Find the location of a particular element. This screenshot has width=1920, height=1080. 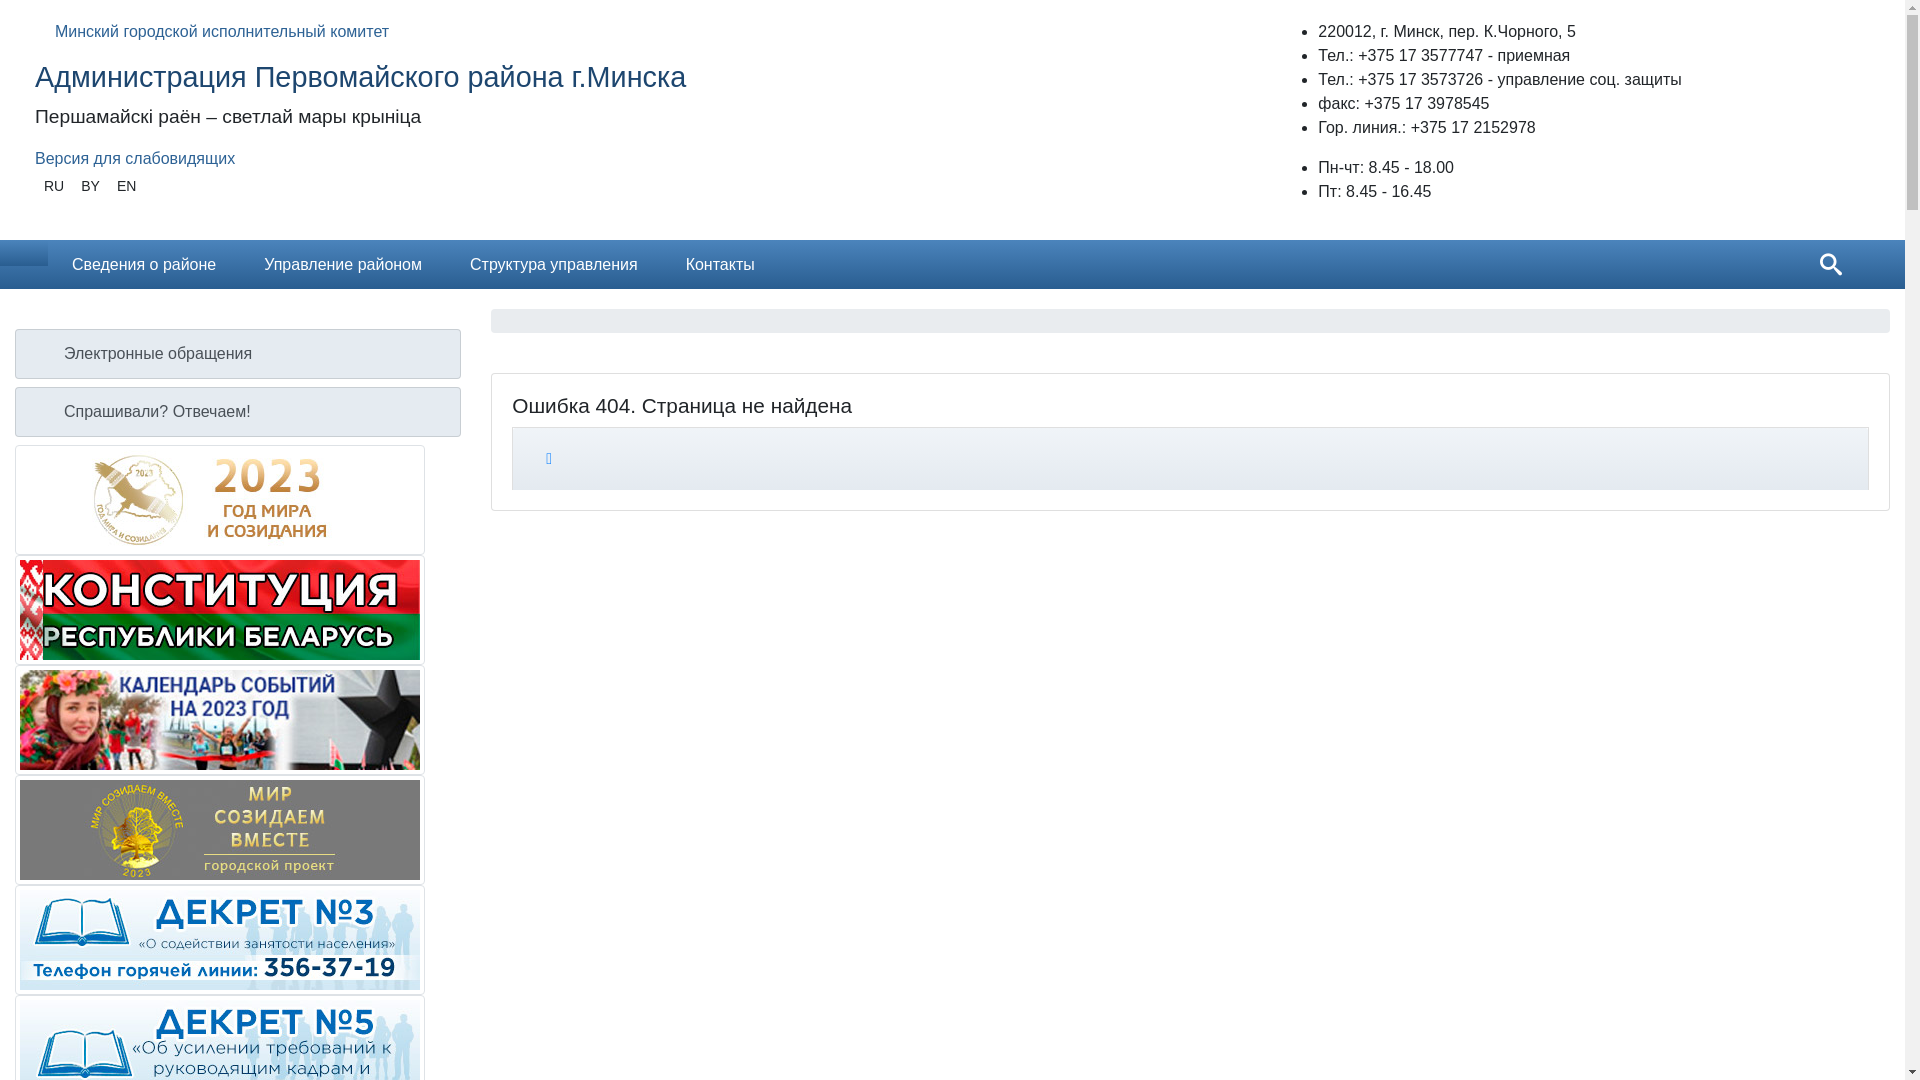

'EN' is located at coordinates (107, 186).